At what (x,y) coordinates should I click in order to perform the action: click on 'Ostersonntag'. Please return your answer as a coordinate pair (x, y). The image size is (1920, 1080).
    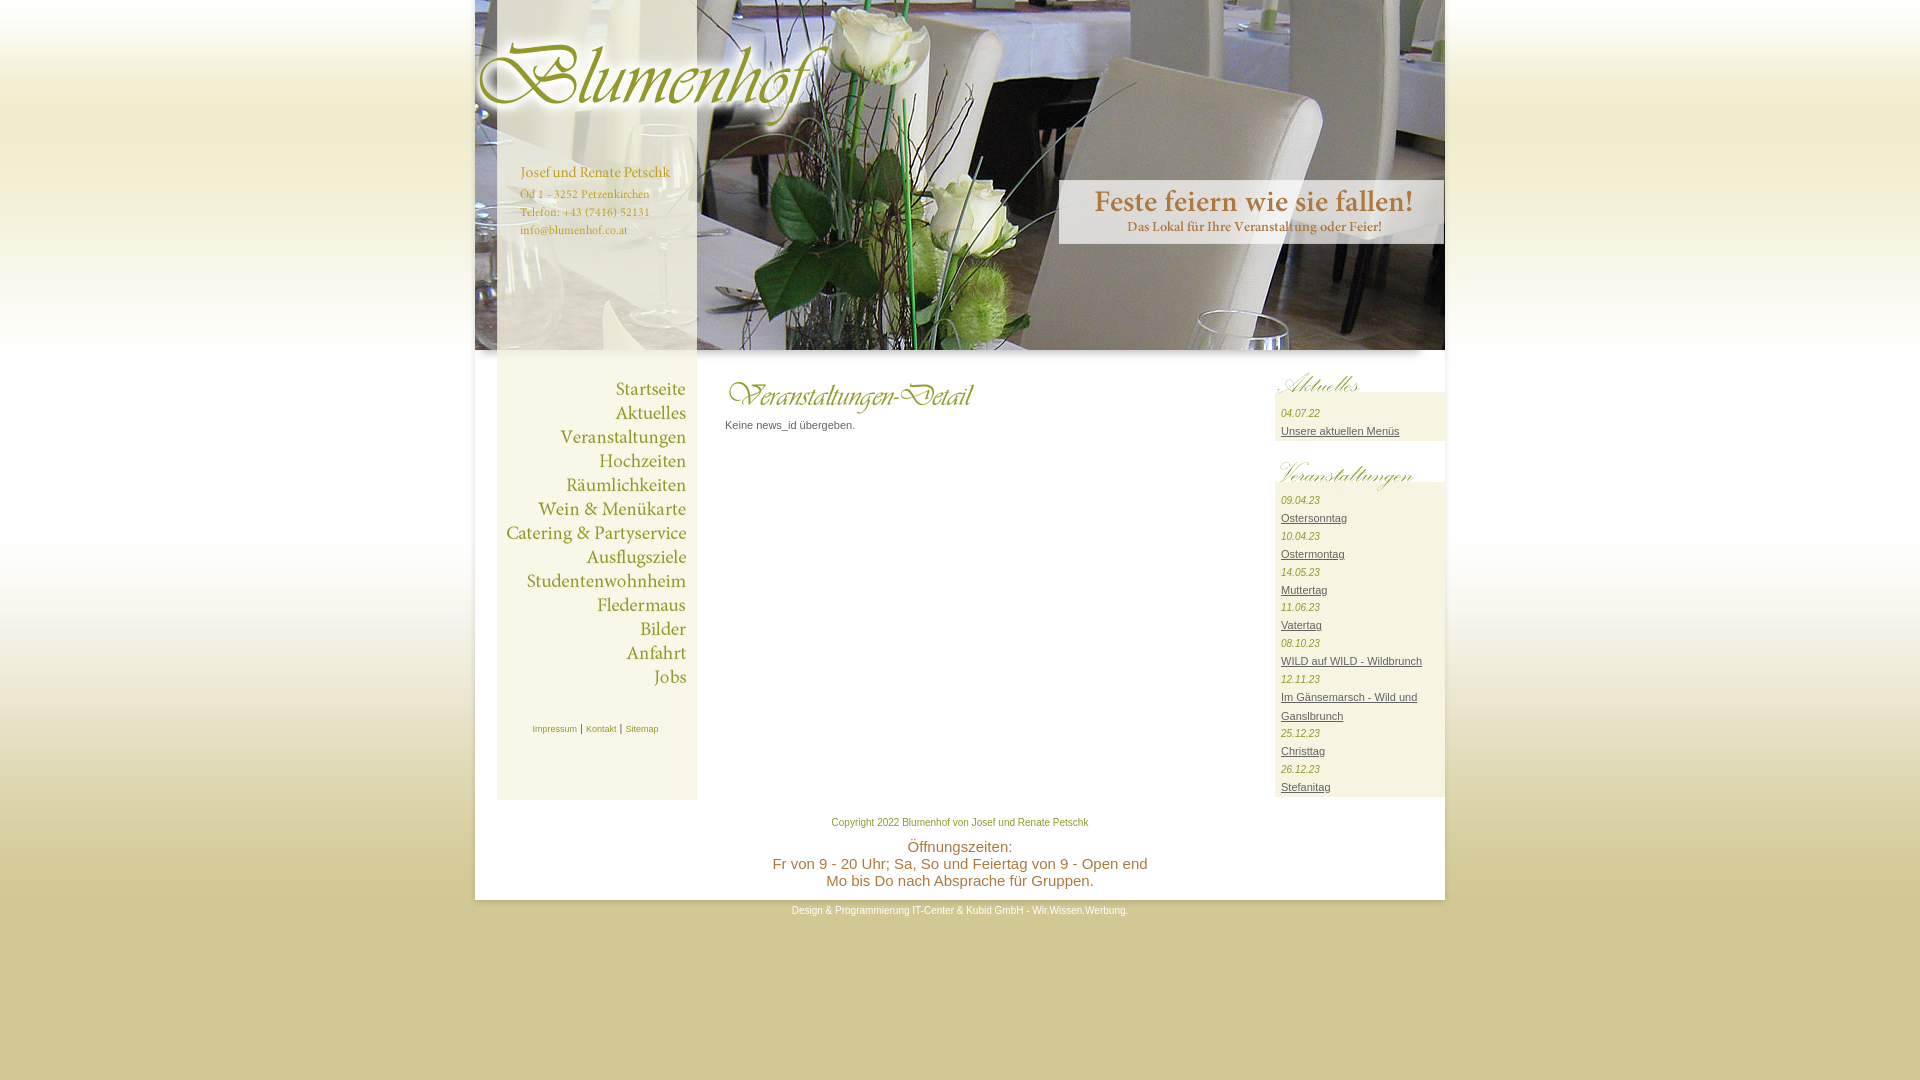
    Looking at the image, I should click on (1281, 516).